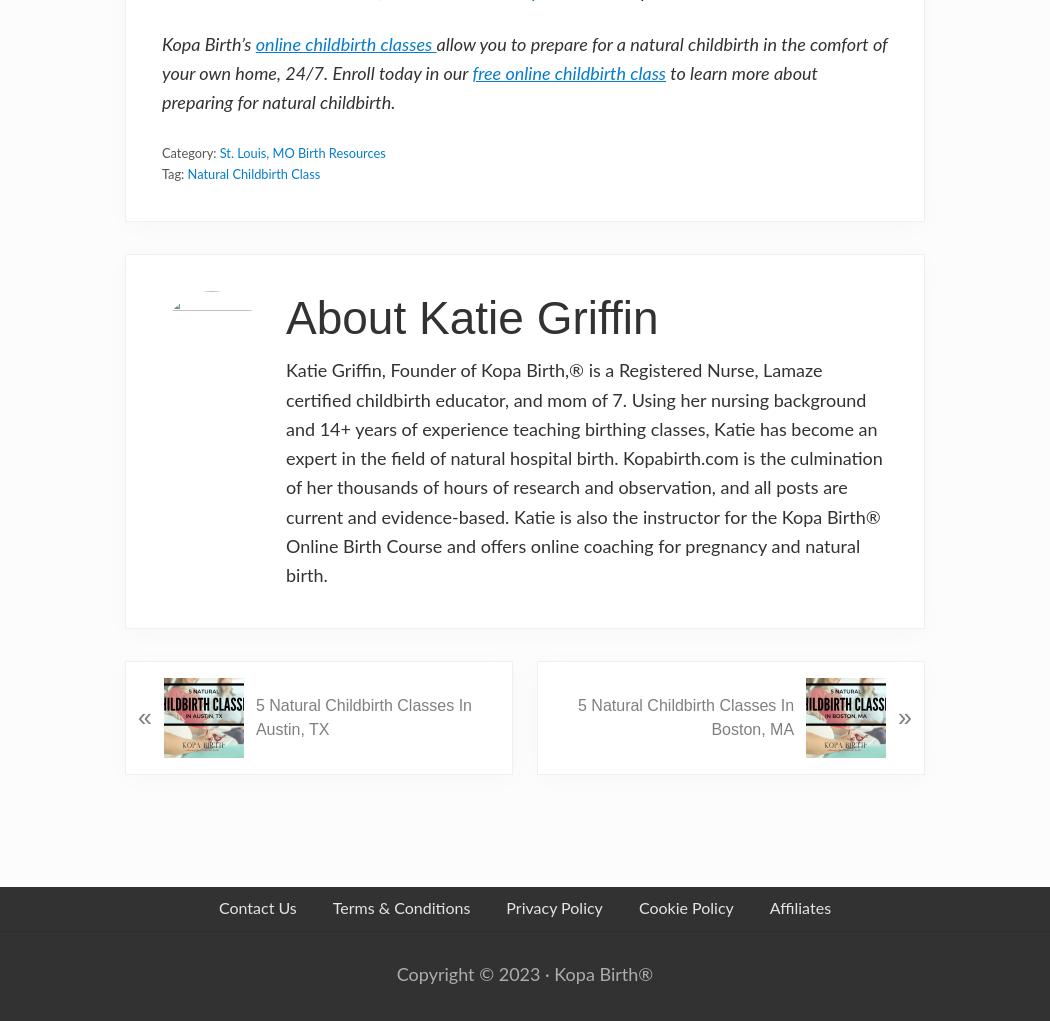  I want to click on 'online childbirth classes', so click(255, 45).